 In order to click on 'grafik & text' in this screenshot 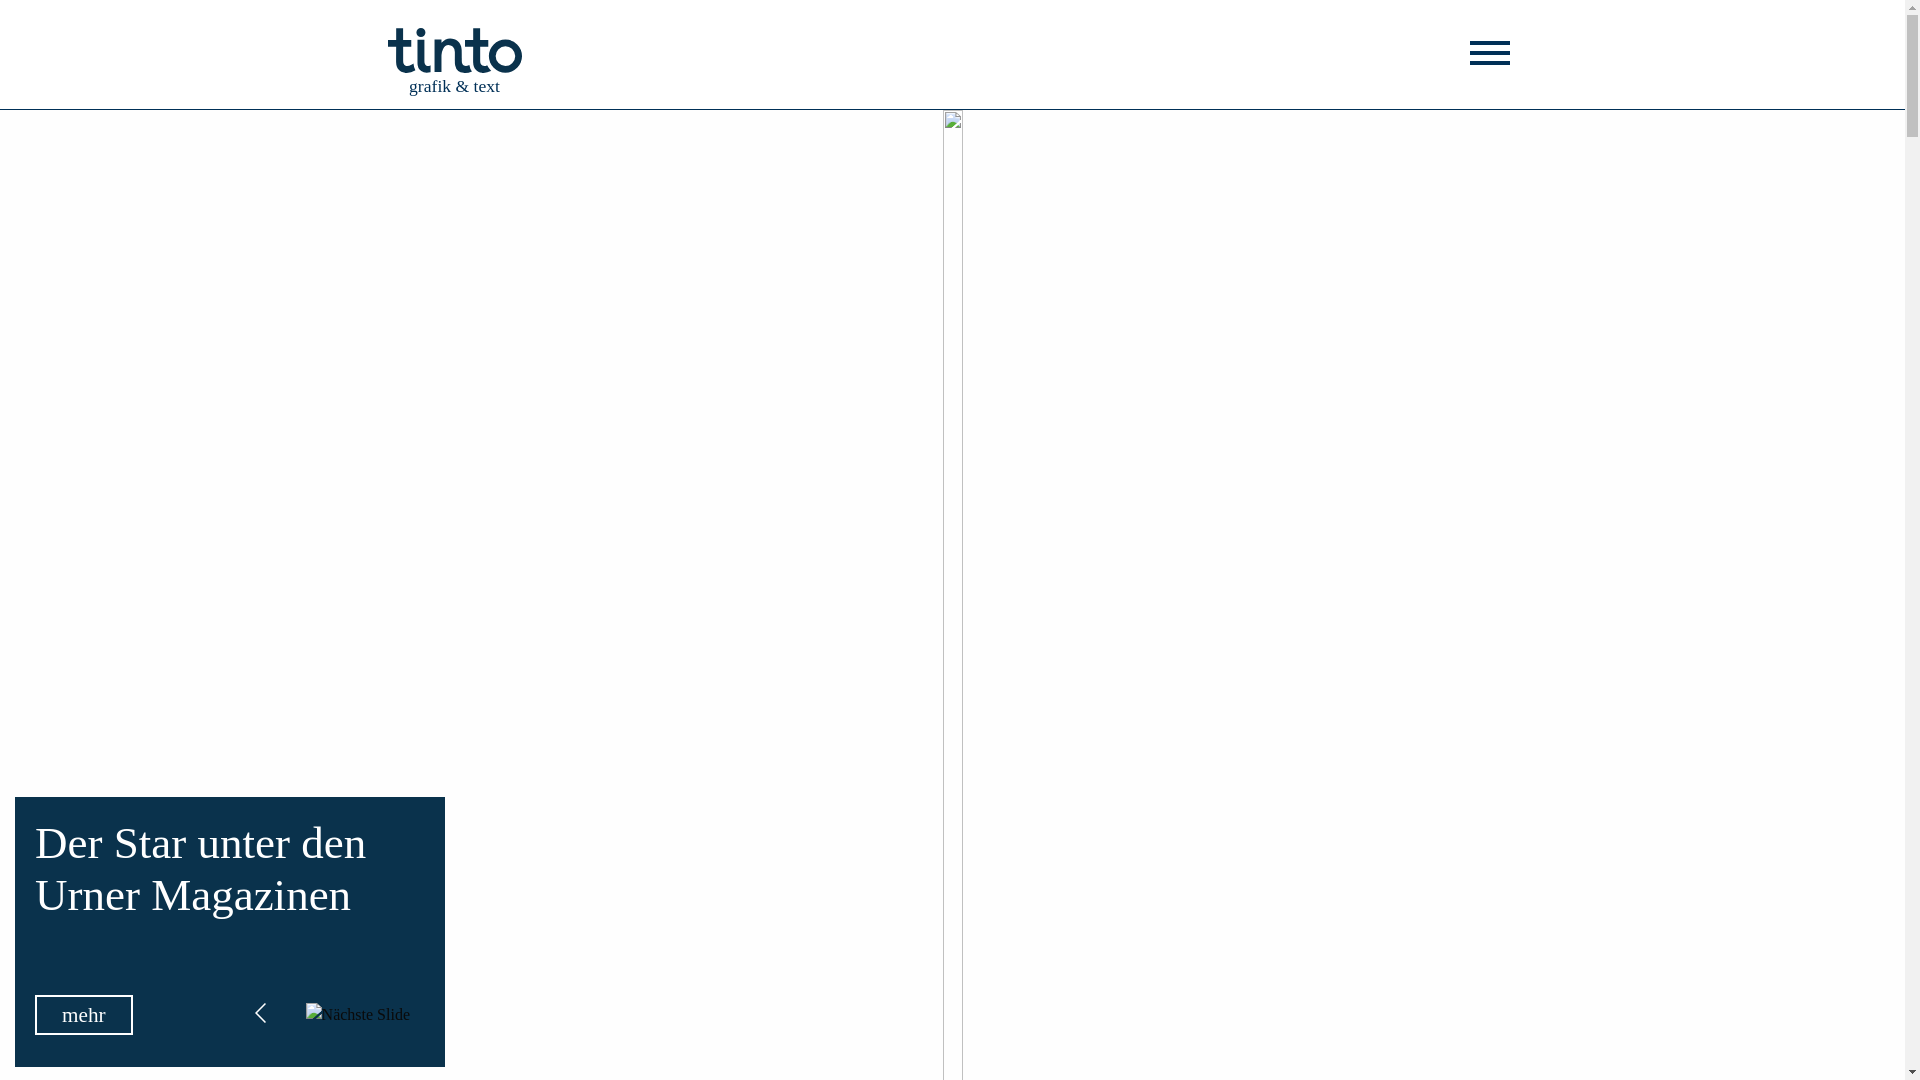, I will do `click(454, 49)`.